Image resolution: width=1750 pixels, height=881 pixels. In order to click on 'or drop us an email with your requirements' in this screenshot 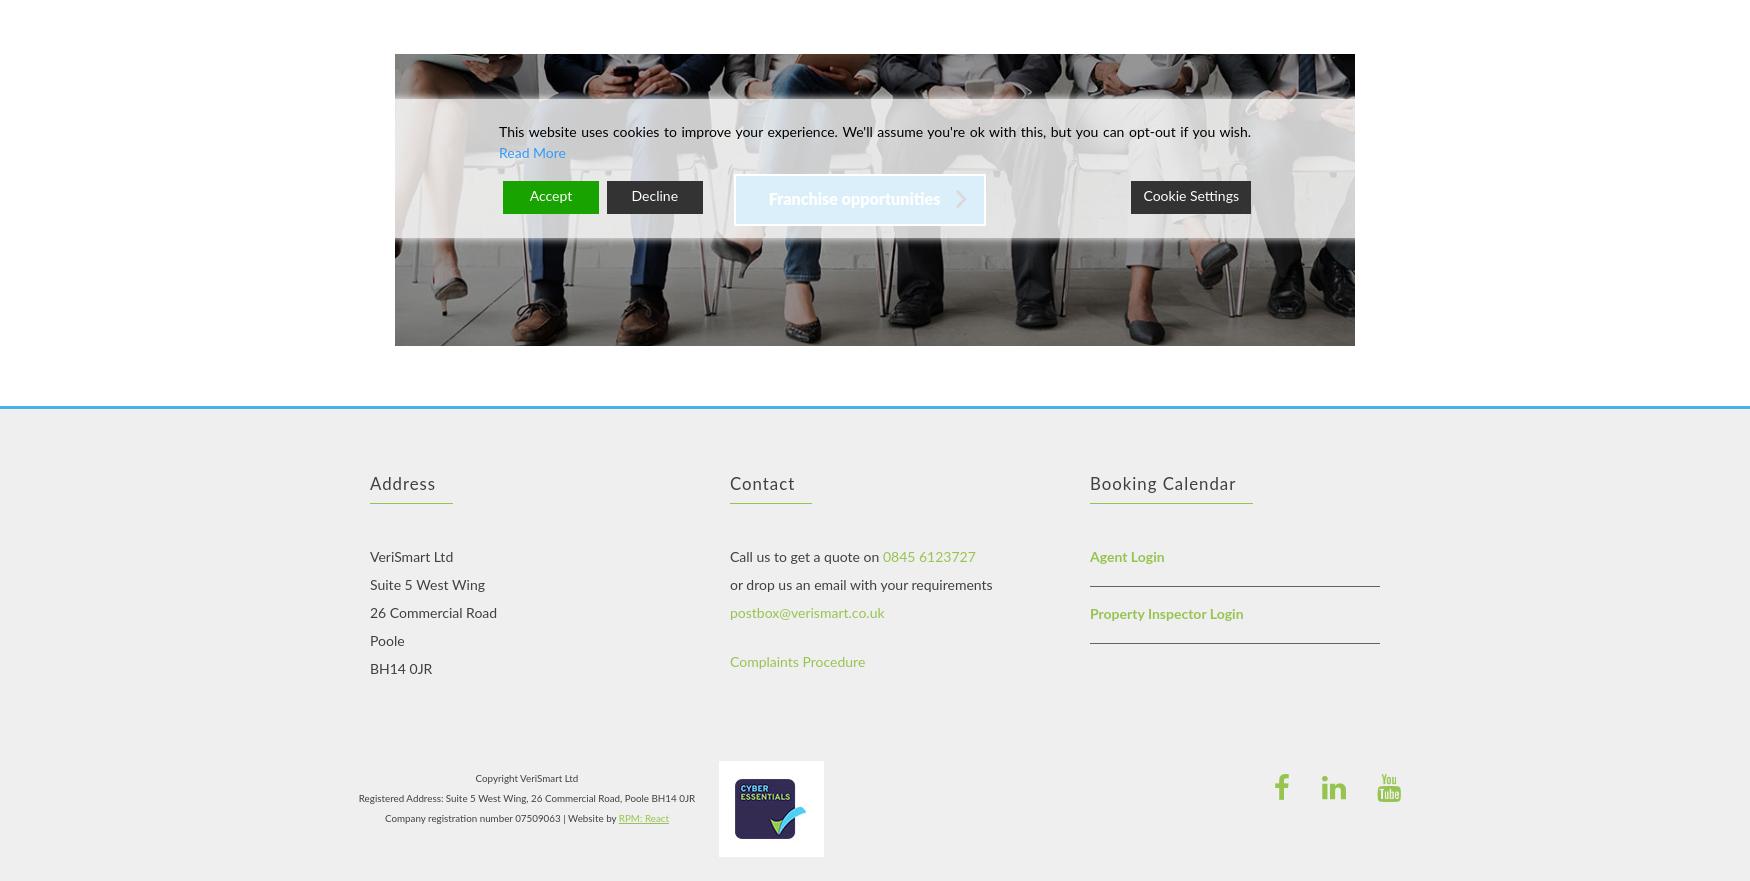, I will do `click(860, 584)`.